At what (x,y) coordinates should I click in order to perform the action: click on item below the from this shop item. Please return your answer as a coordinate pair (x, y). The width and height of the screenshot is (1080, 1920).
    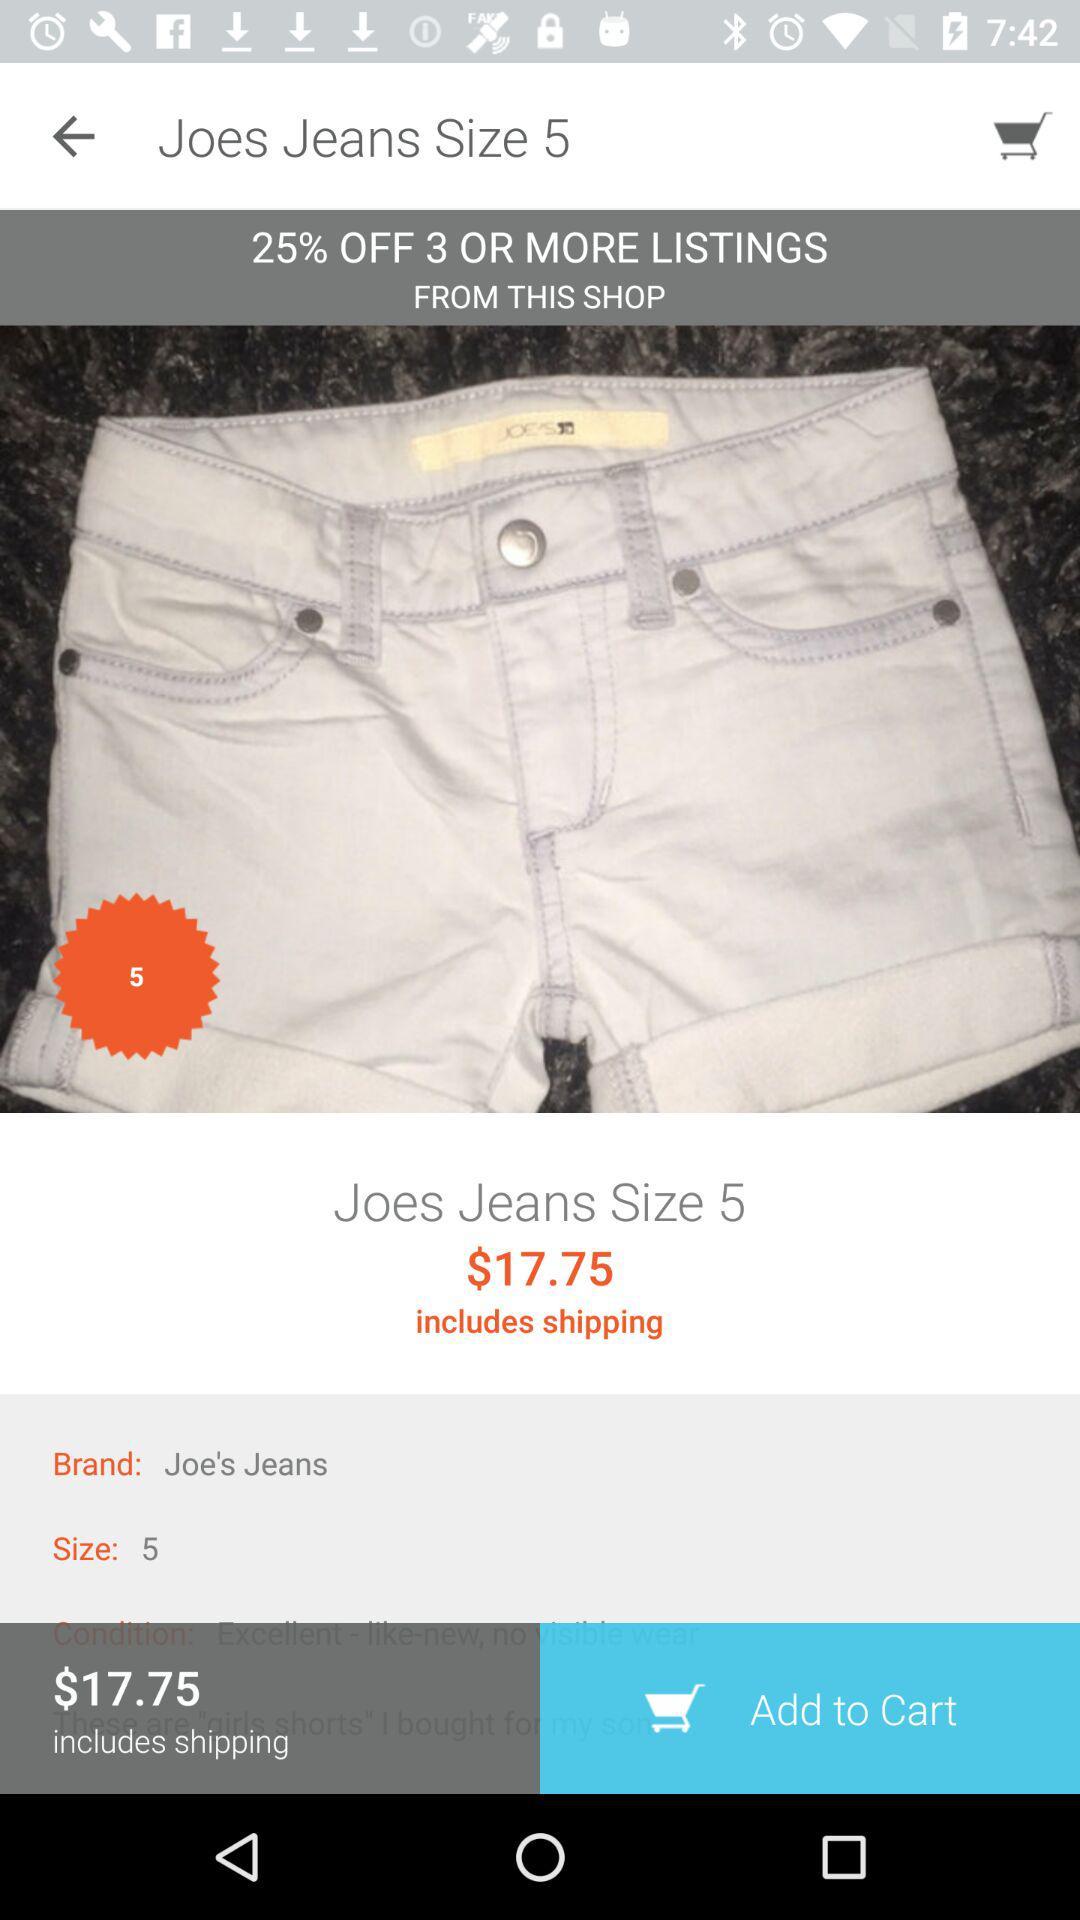
    Looking at the image, I should click on (540, 719).